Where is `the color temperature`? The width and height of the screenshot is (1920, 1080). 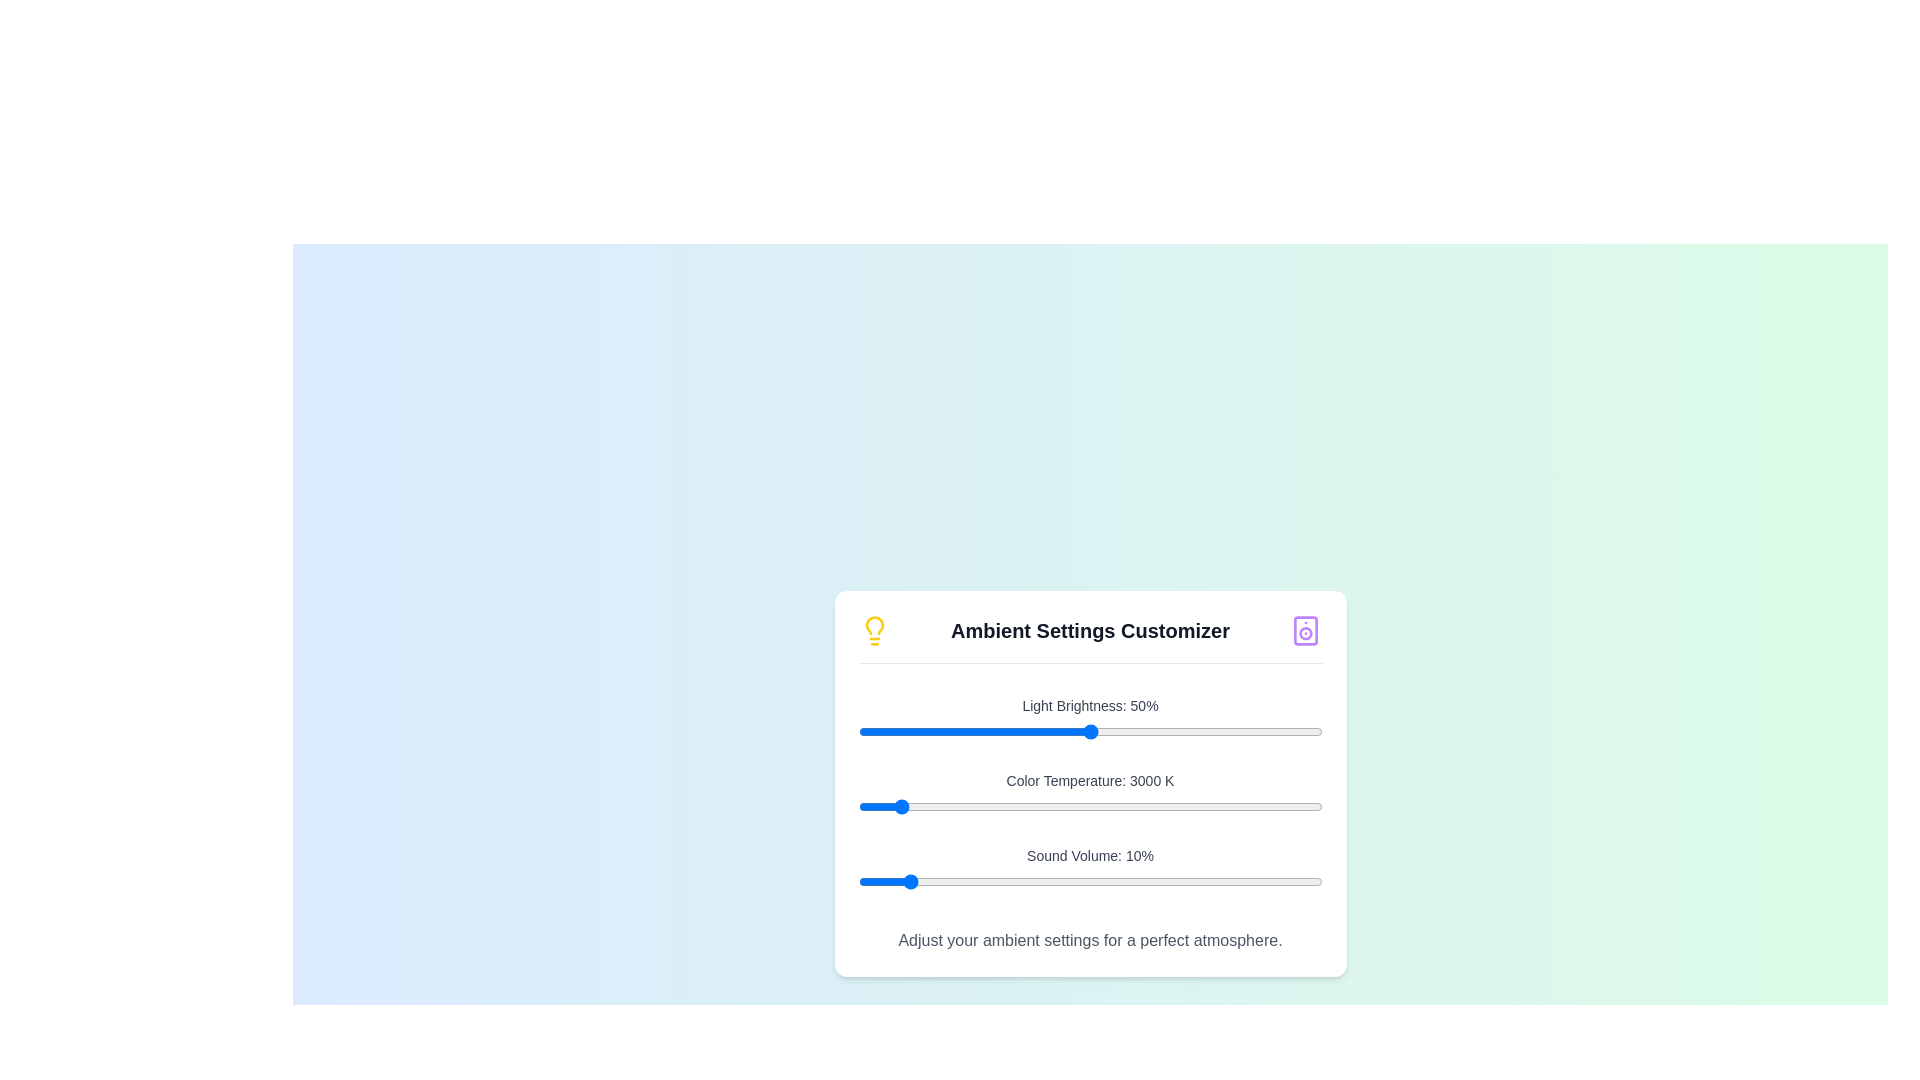
the color temperature is located at coordinates (1121, 805).